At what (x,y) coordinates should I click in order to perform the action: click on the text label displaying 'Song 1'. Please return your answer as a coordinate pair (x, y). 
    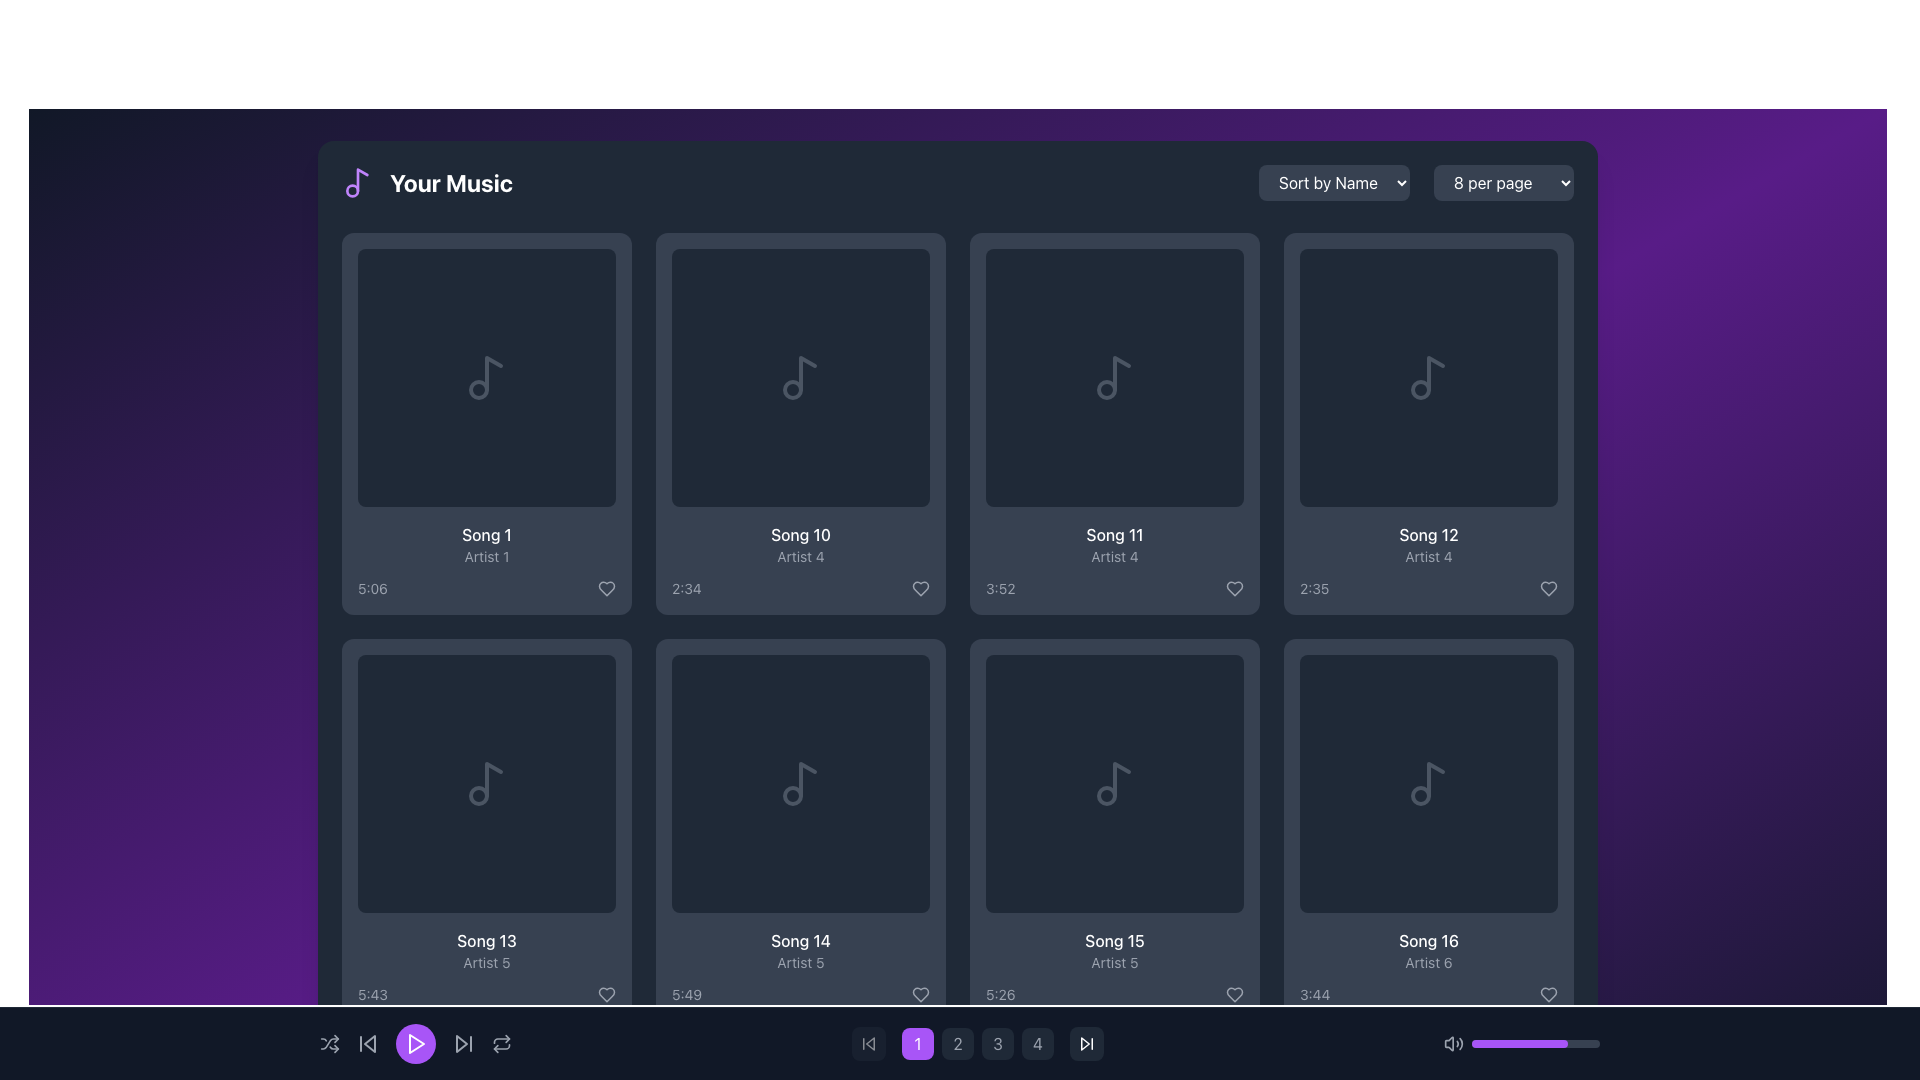
    Looking at the image, I should click on (486, 534).